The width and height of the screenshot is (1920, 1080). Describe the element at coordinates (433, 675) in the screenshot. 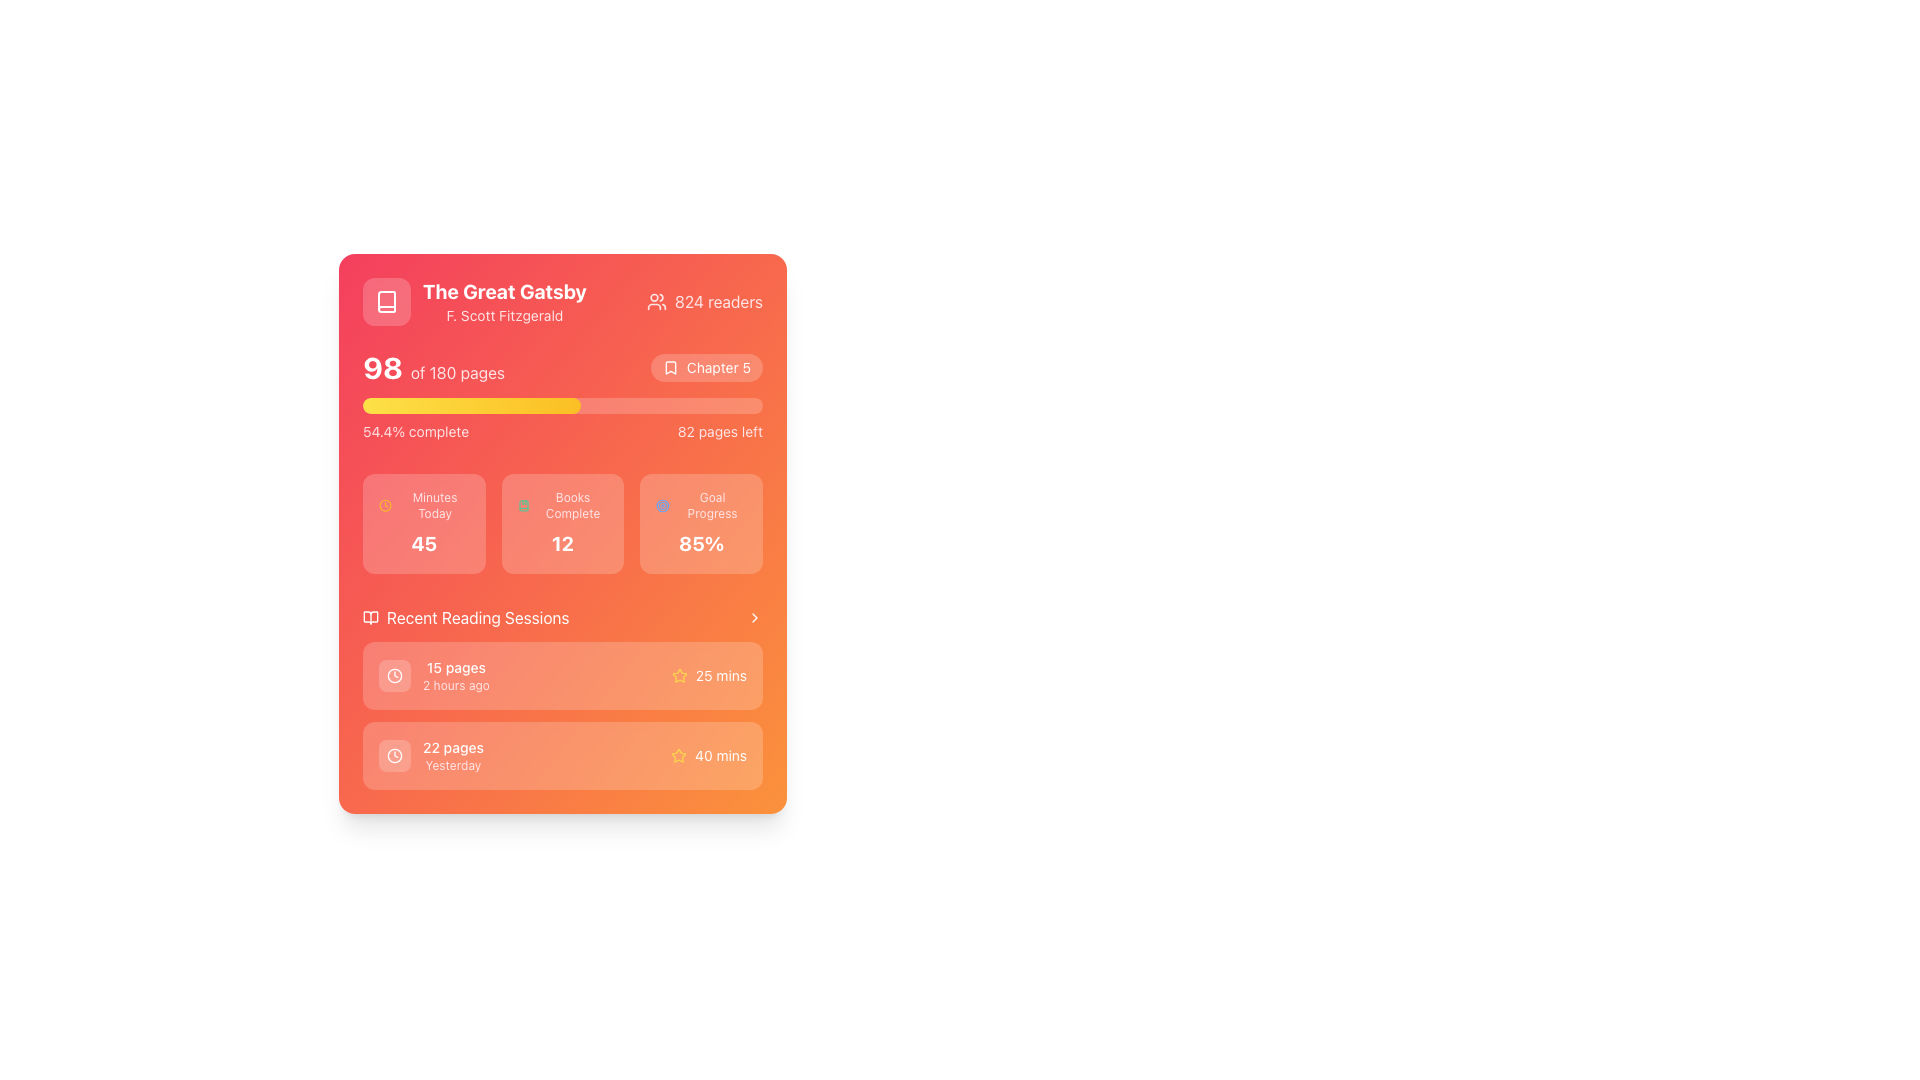

I see `text from the Information display that shows reading progress of 15 pages completed 2 hours prior, located in the middle-left region of the rectangular card labeled 'Recent Reading Sessions'` at that location.